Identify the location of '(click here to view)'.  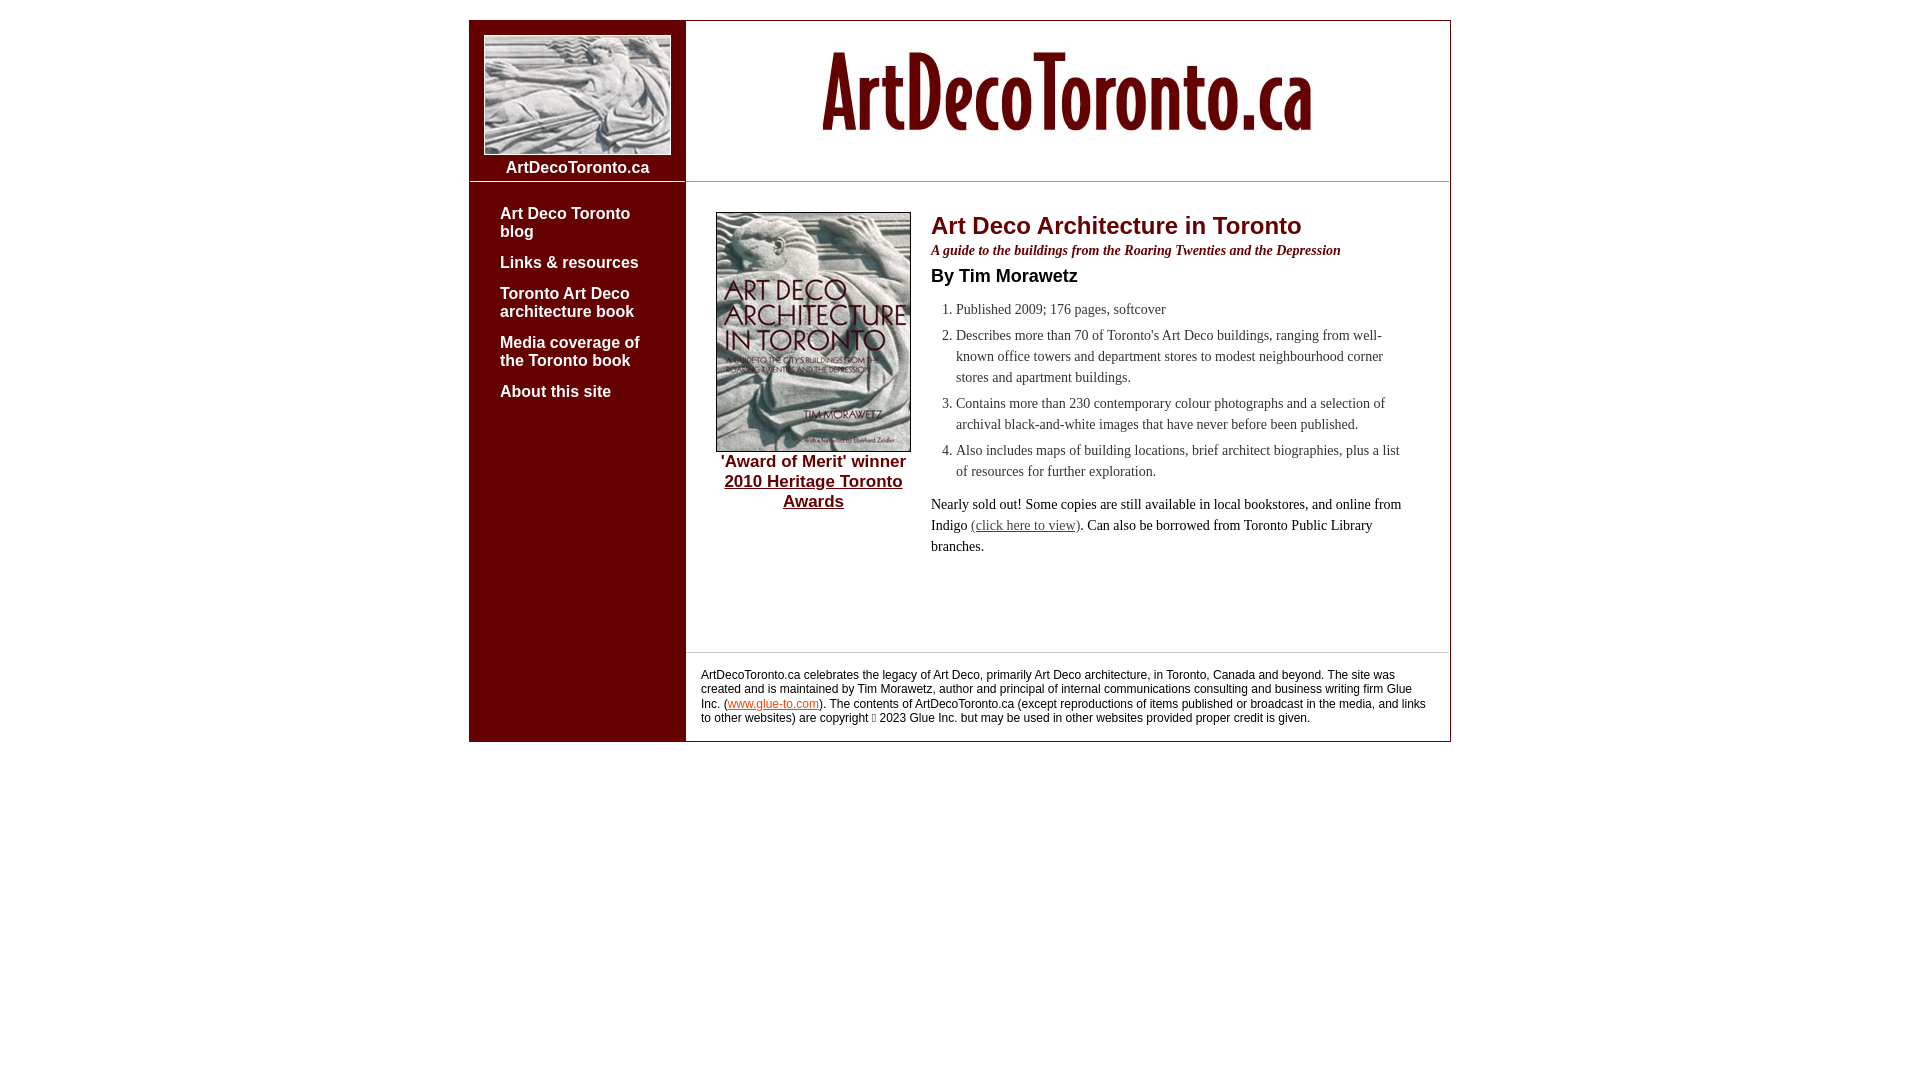
(1025, 524).